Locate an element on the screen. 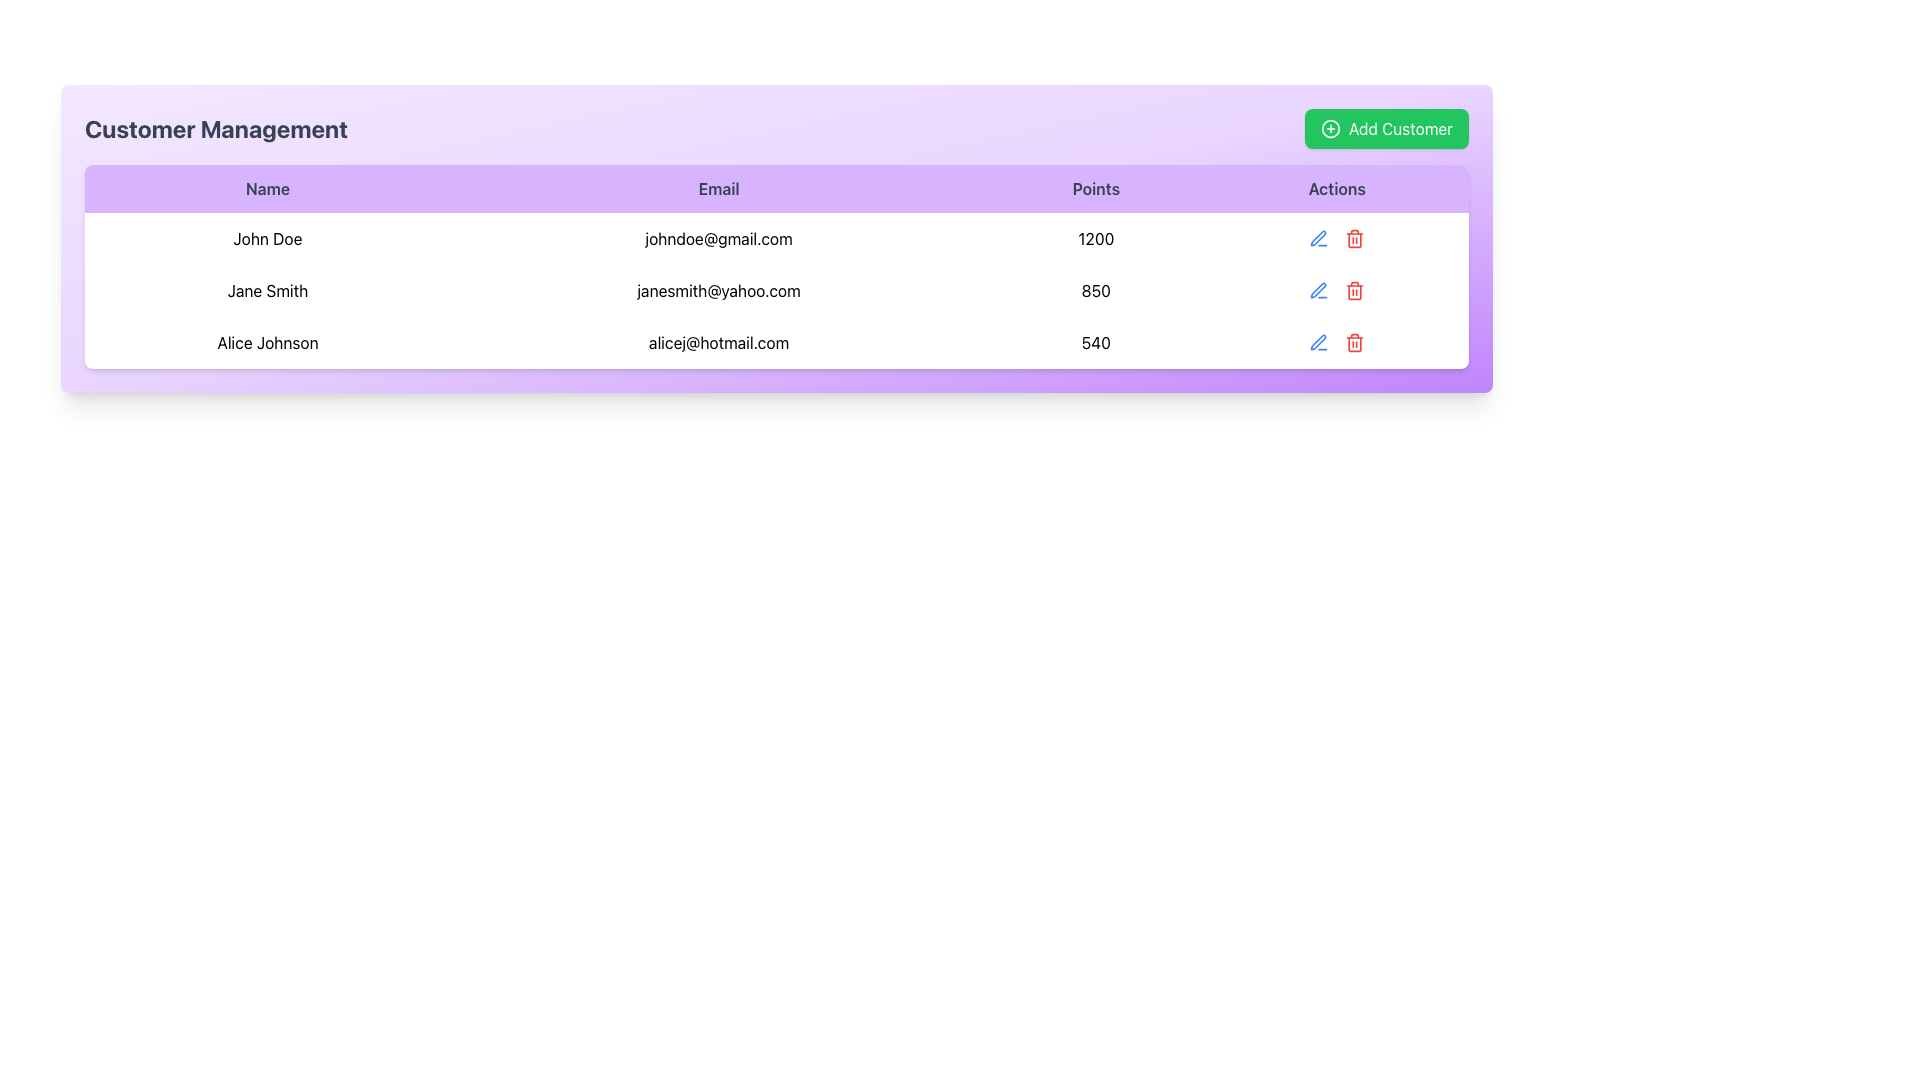 The height and width of the screenshot is (1080, 1920). the text field displaying '540' associated with 'Alice Johnson' in the 'Points' column of the customer management table is located at coordinates (1095, 342).